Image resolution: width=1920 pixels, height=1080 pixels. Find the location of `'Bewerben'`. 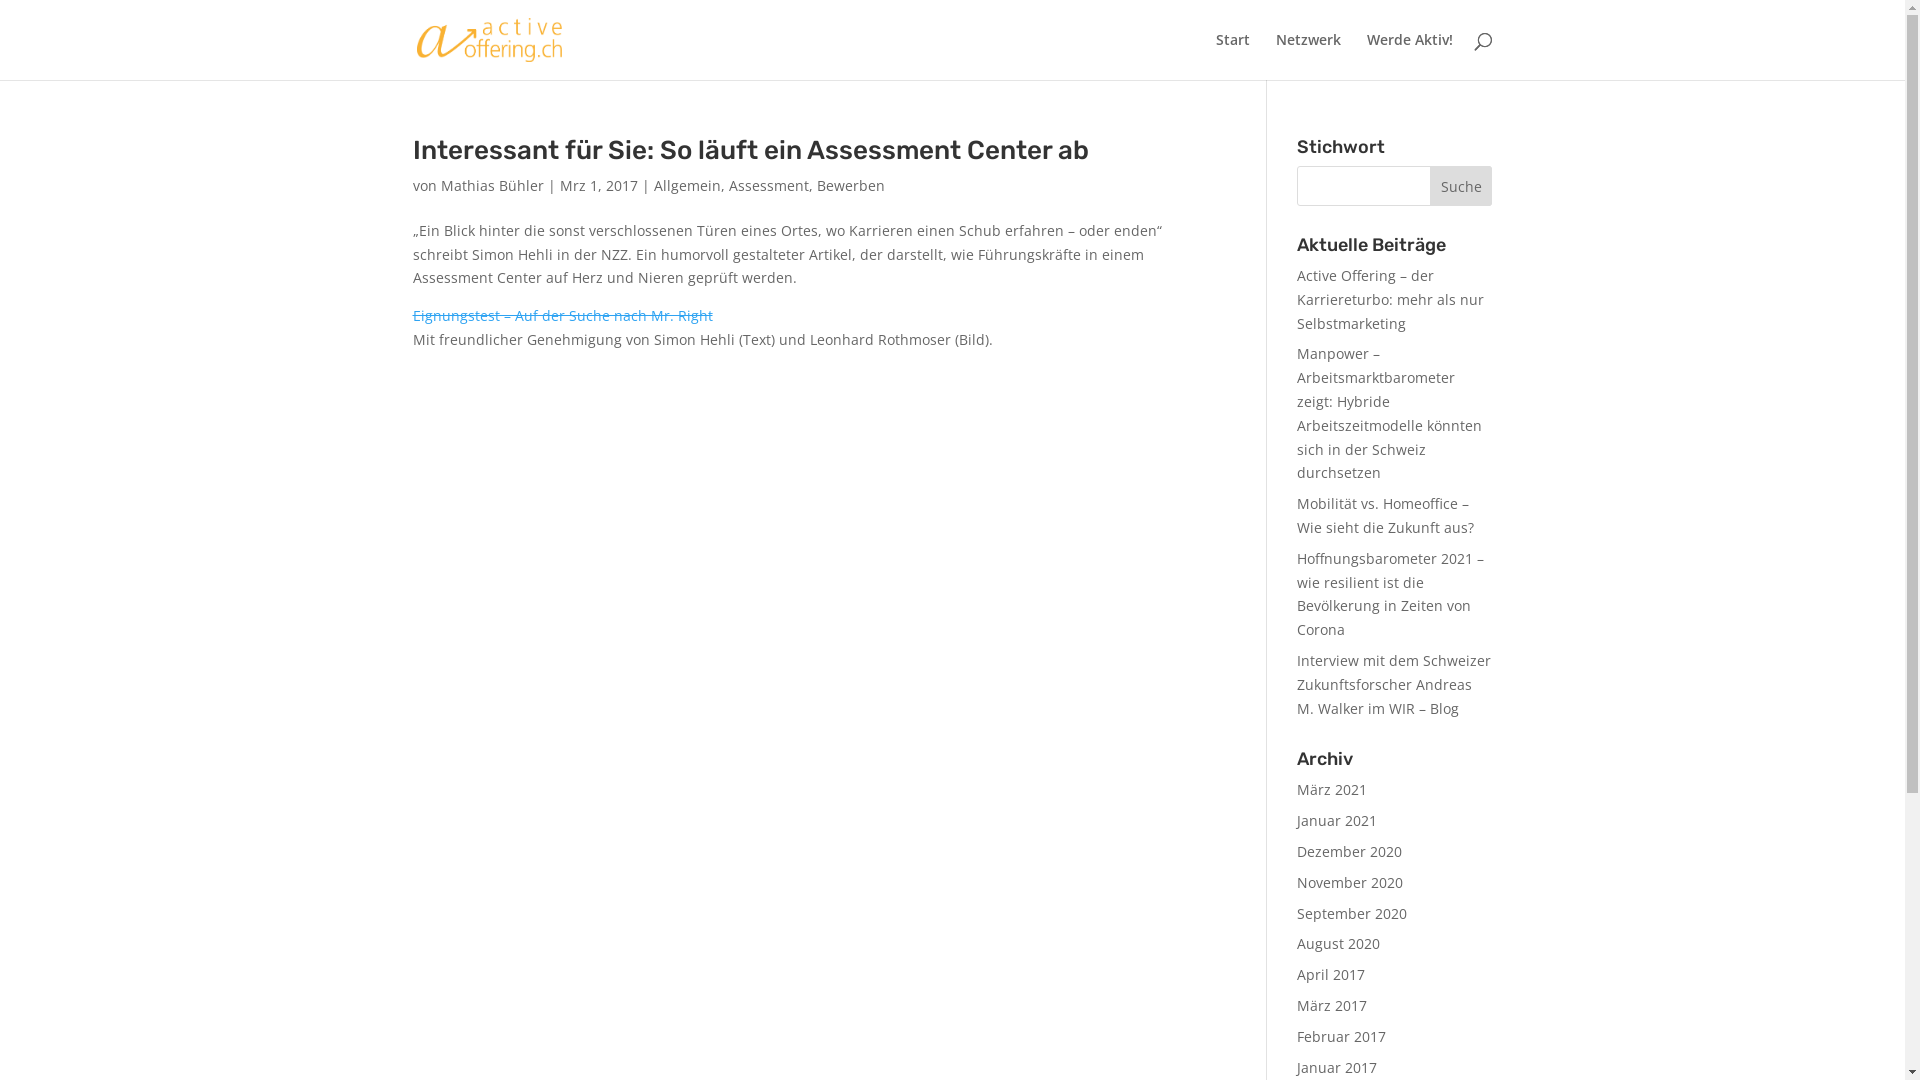

'Bewerben' is located at coordinates (849, 185).